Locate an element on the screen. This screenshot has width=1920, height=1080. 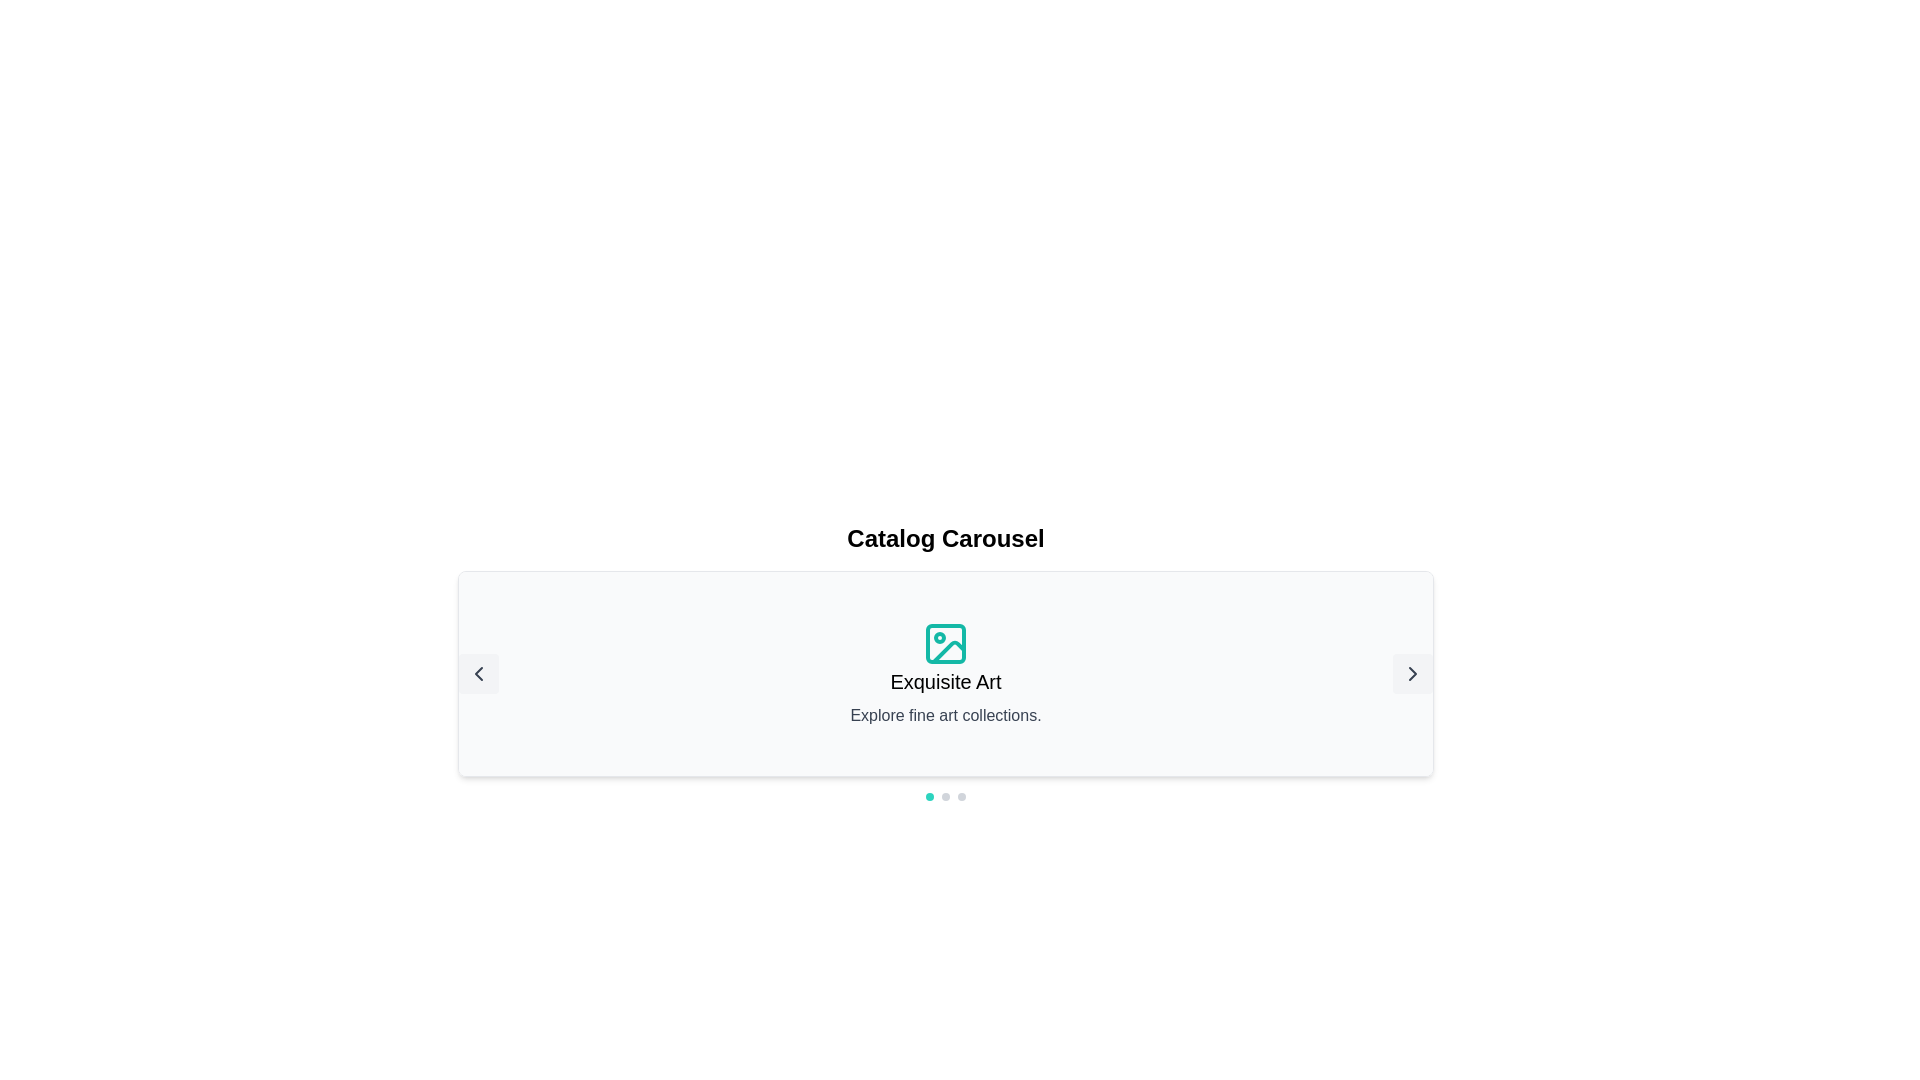
teal-colored icon representing an image, which features a small triangle with a dot inside, located in the carousel display below 'Catalog Carousel' and above 'Exquisite Art' is located at coordinates (948, 651).